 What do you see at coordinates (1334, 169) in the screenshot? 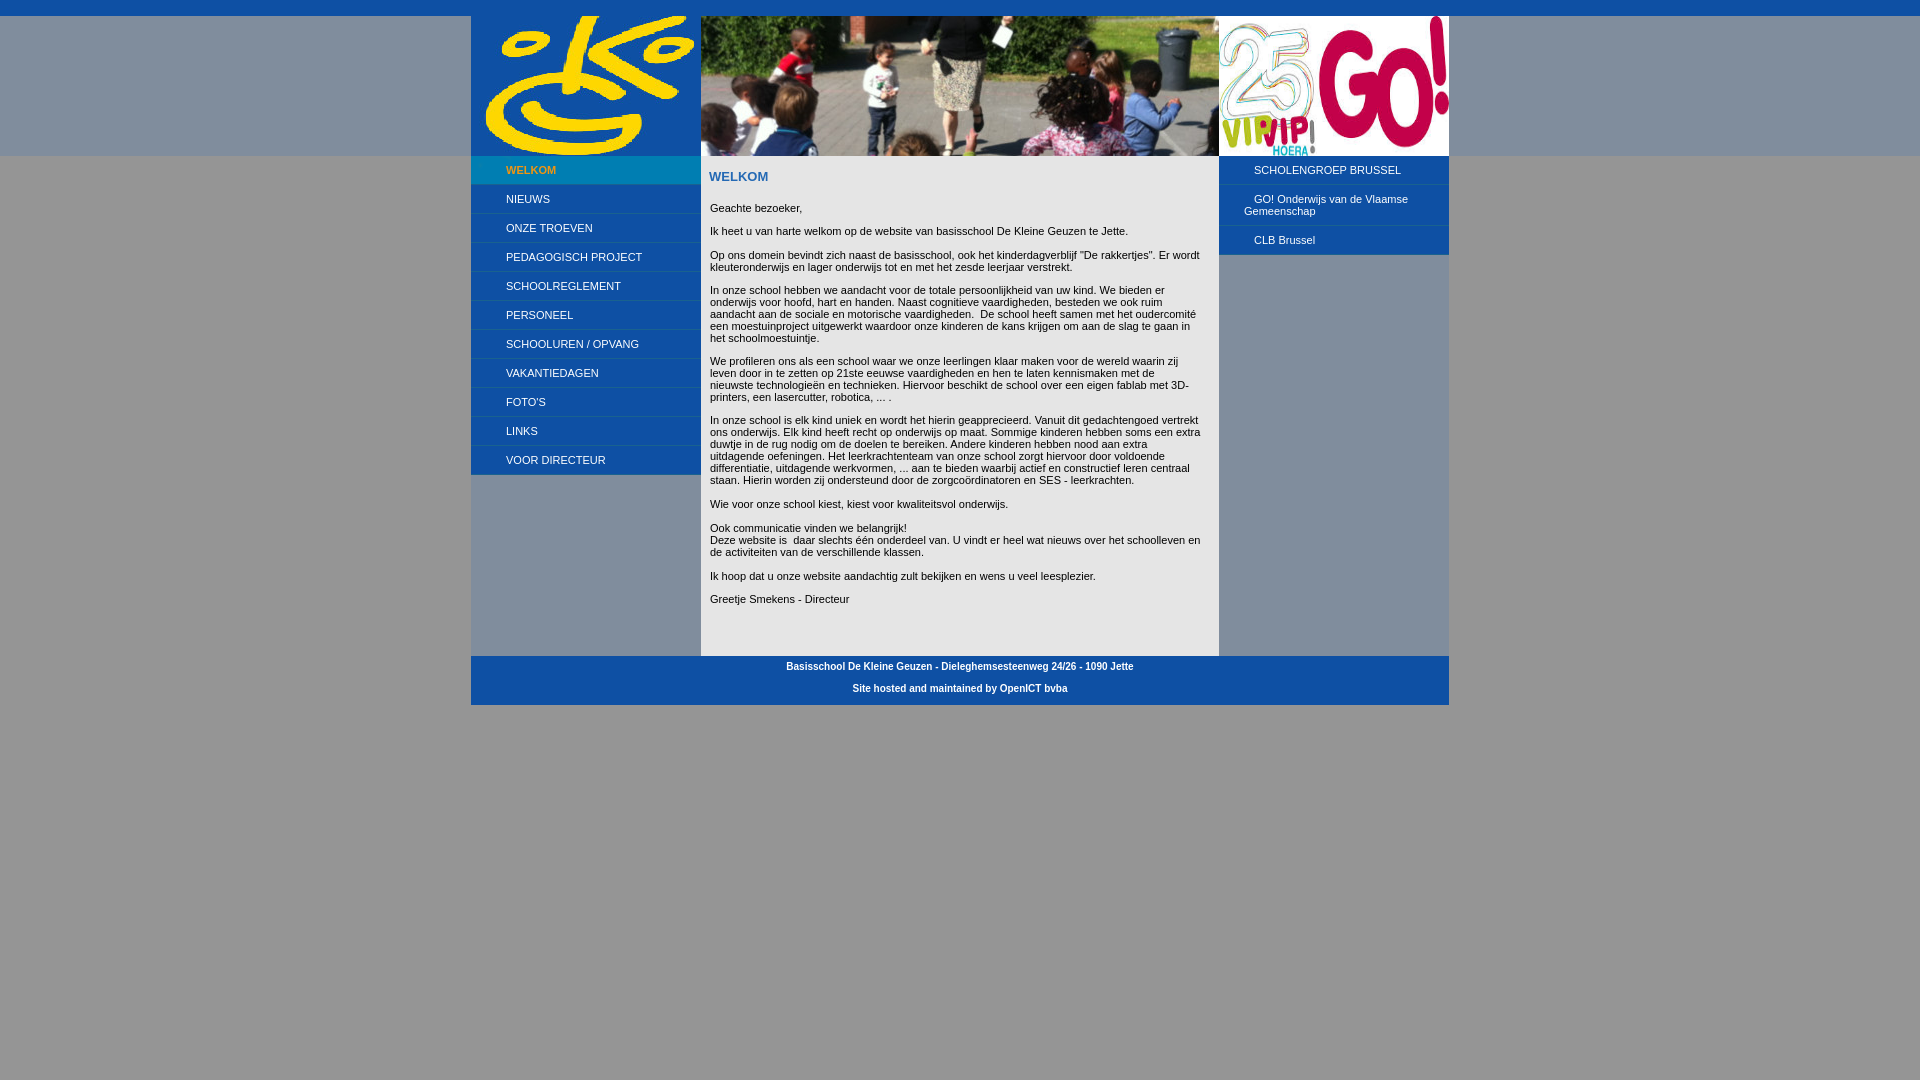
I see `'SCHOLENGROEP BRUSSEL'` at bounding box center [1334, 169].